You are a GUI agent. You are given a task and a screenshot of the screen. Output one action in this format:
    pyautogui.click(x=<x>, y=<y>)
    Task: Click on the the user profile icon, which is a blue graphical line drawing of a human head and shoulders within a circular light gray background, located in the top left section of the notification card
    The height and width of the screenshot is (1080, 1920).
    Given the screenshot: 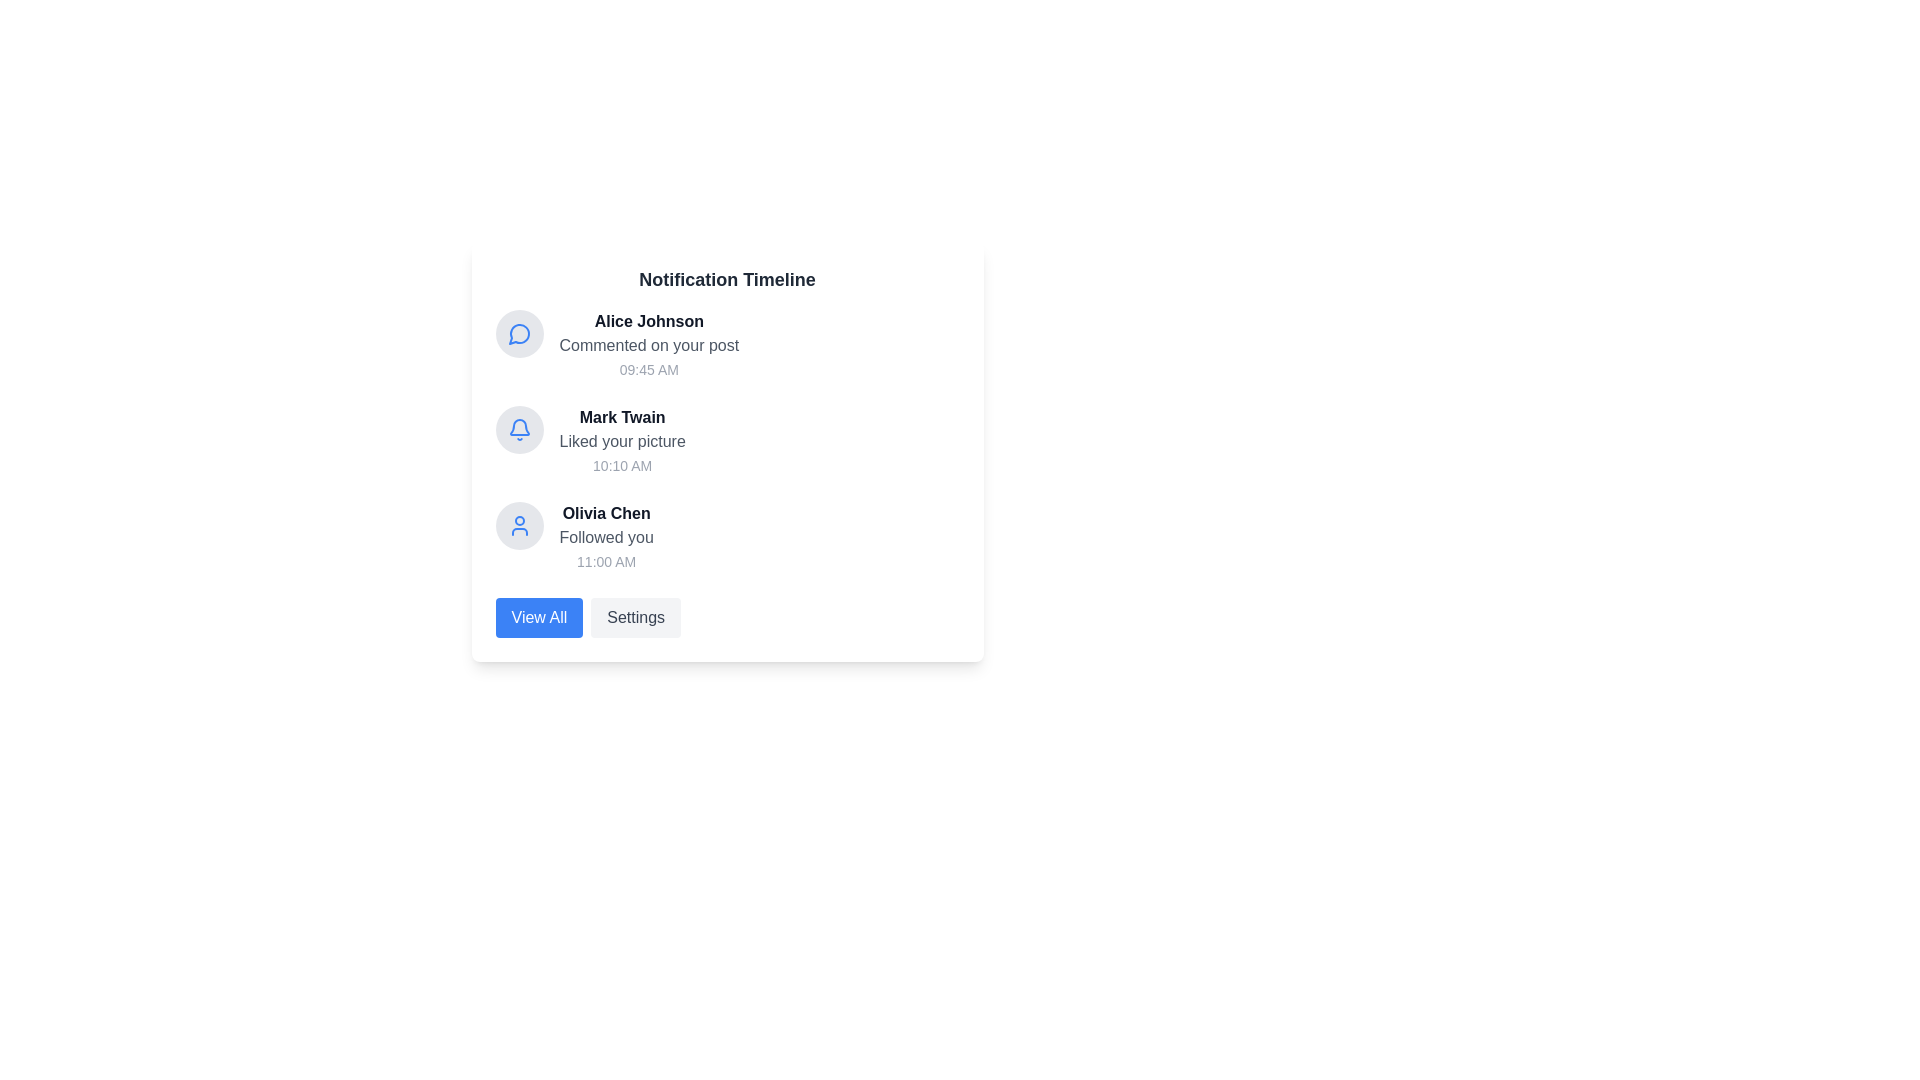 What is the action you would take?
    pyautogui.click(x=519, y=524)
    